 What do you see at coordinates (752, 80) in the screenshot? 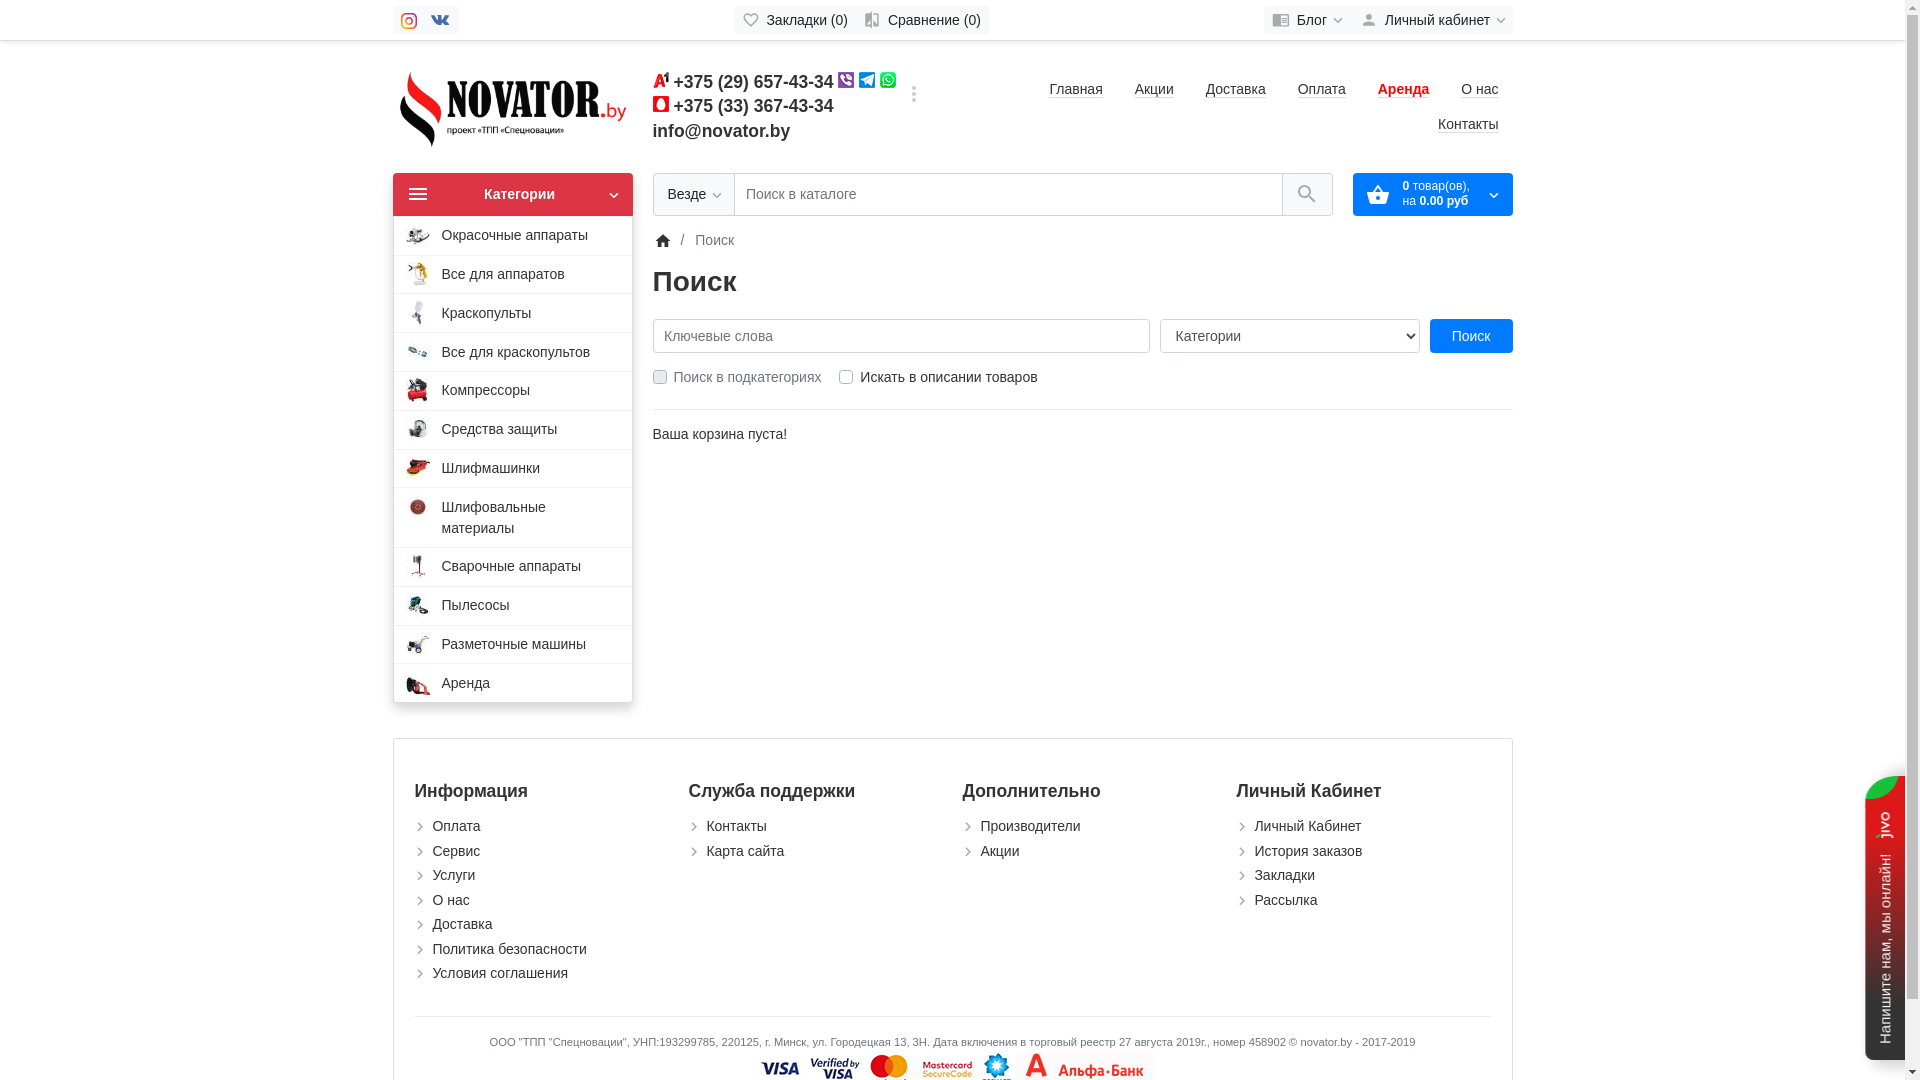
I see `'+375 (29) 657-43-34'` at bounding box center [752, 80].